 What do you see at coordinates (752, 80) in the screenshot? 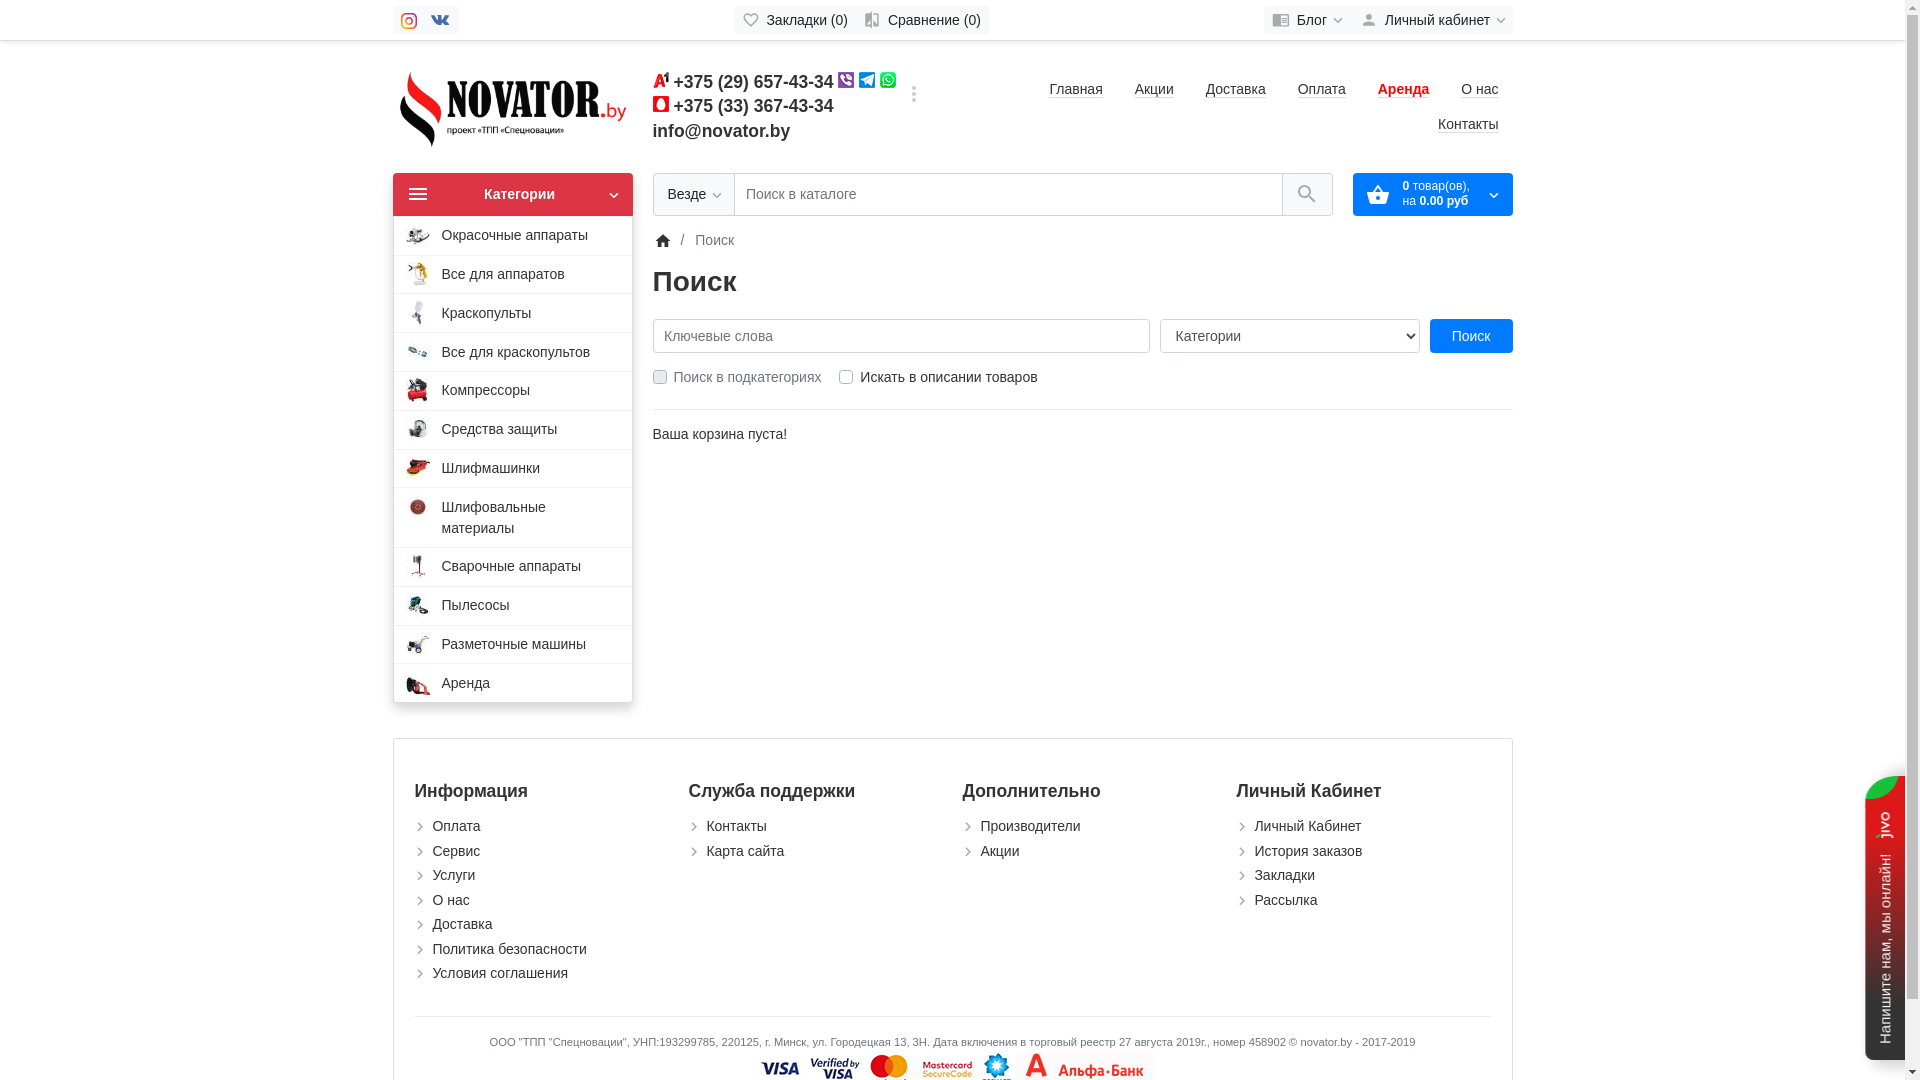
I see `'+375 (29) 657-43-34'` at bounding box center [752, 80].